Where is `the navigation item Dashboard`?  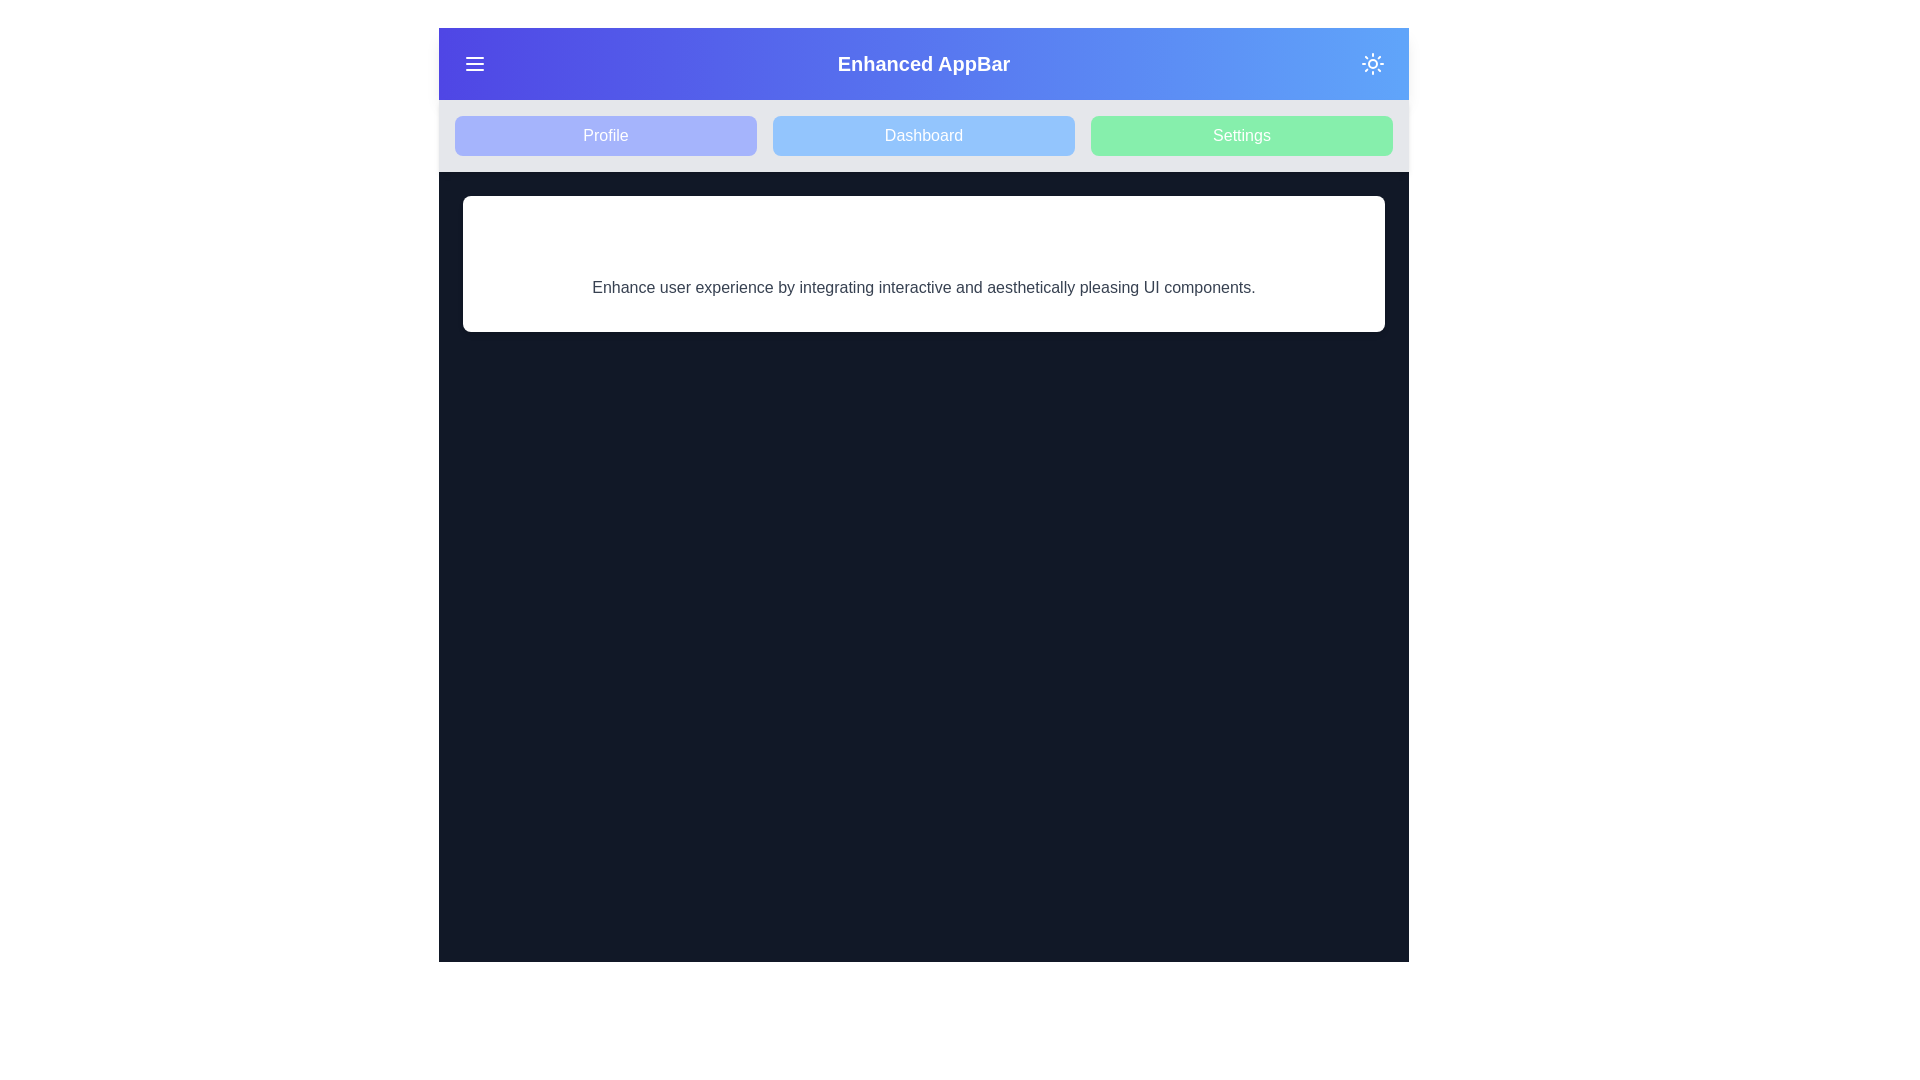
the navigation item Dashboard is located at coordinates (923, 135).